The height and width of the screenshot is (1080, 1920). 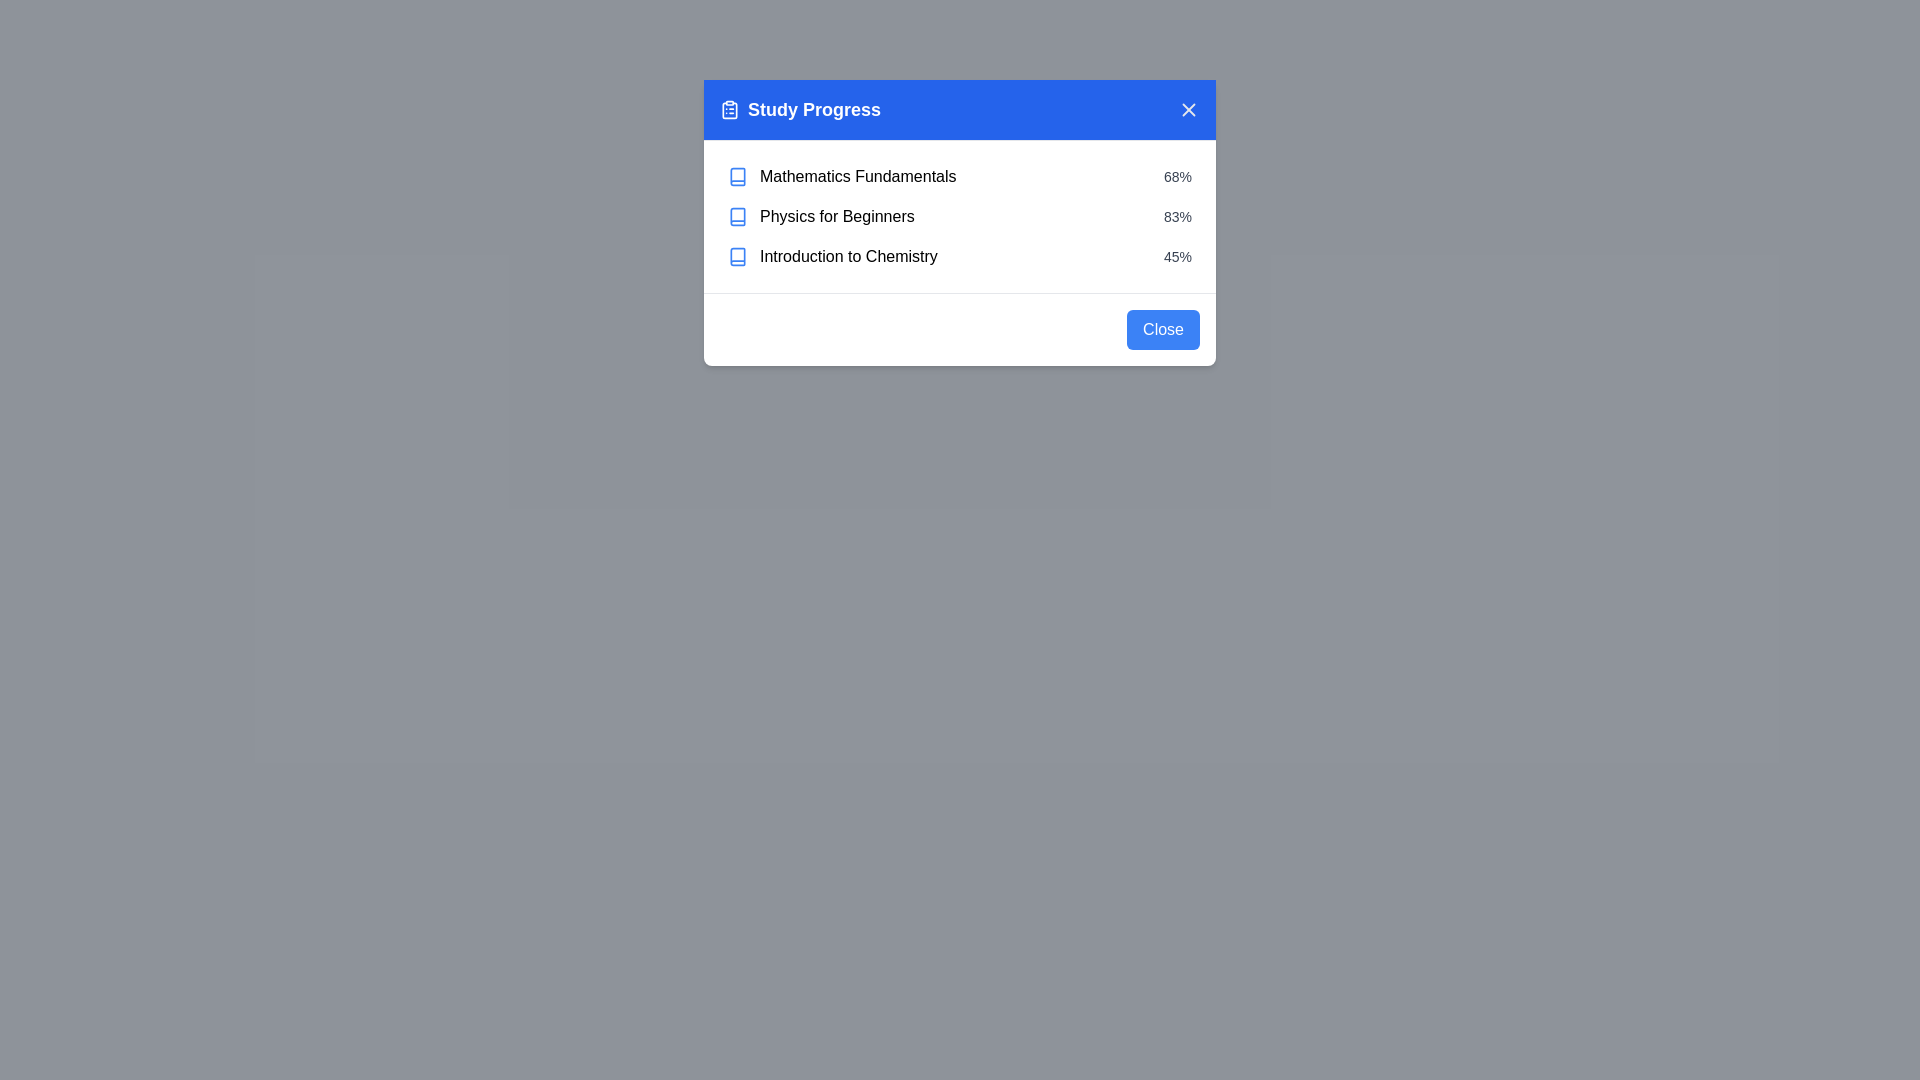 I want to click on the static text label that indicates the progress percentage for the 'Physics for Beginners' entry in the study progress dialog, located on the far right of the entry, so click(x=1177, y=216).